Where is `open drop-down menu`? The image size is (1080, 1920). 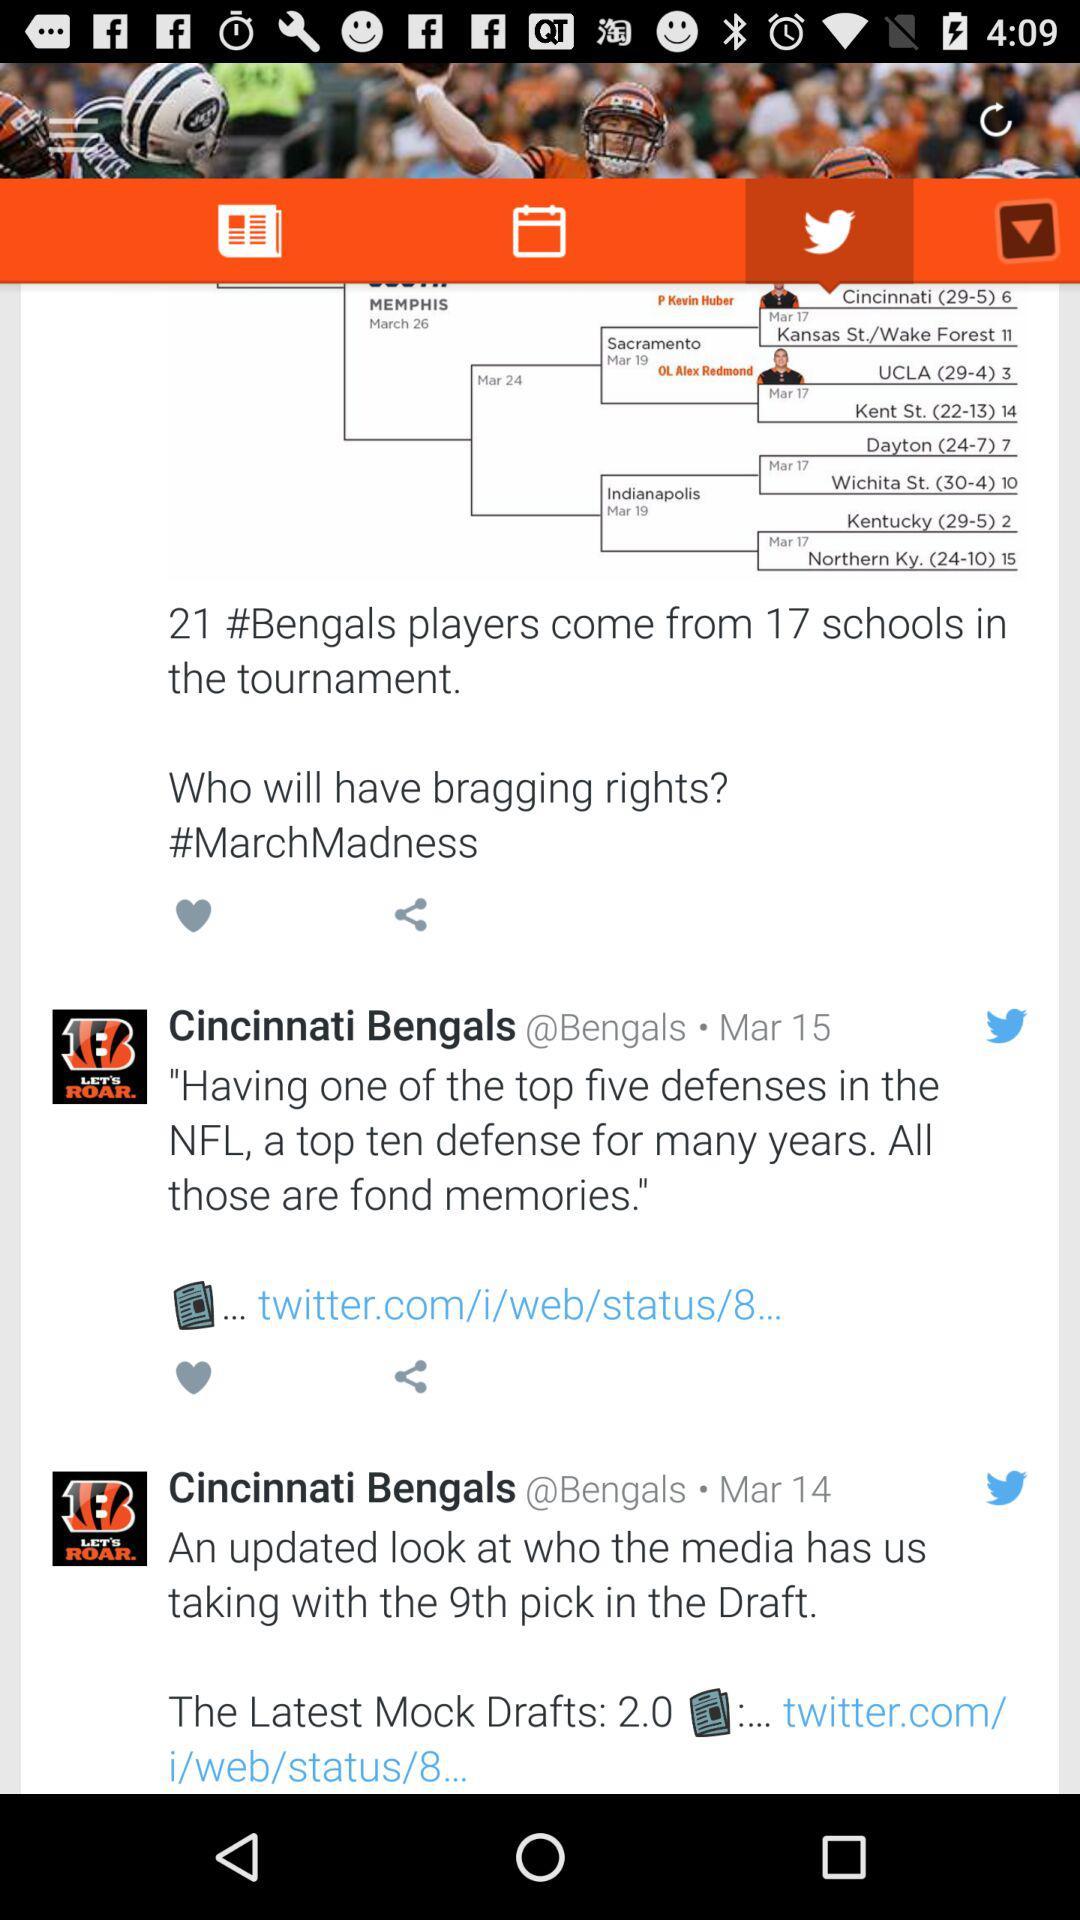
open drop-down menu is located at coordinates (72, 127).